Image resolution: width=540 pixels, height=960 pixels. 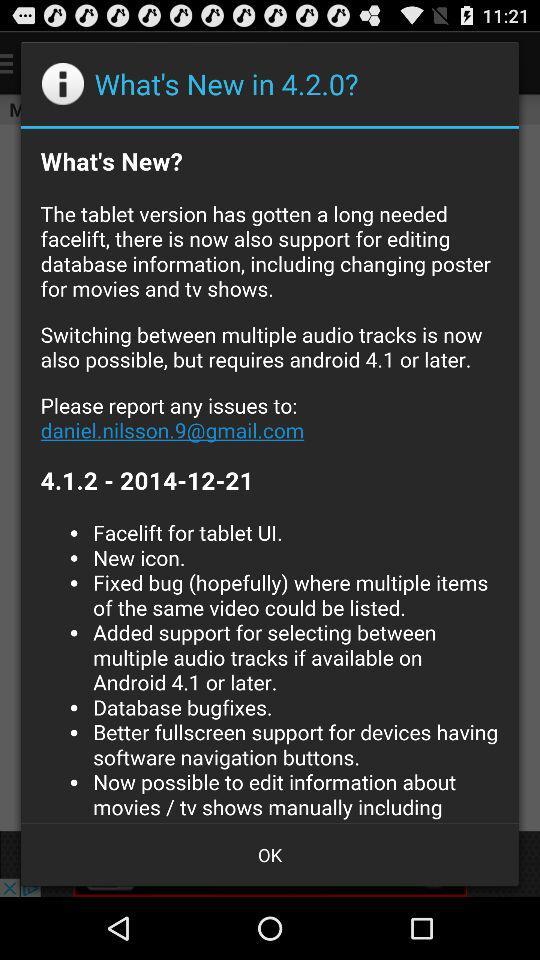 What do you see at coordinates (270, 475) in the screenshot?
I see `advertisement page` at bounding box center [270, 475].